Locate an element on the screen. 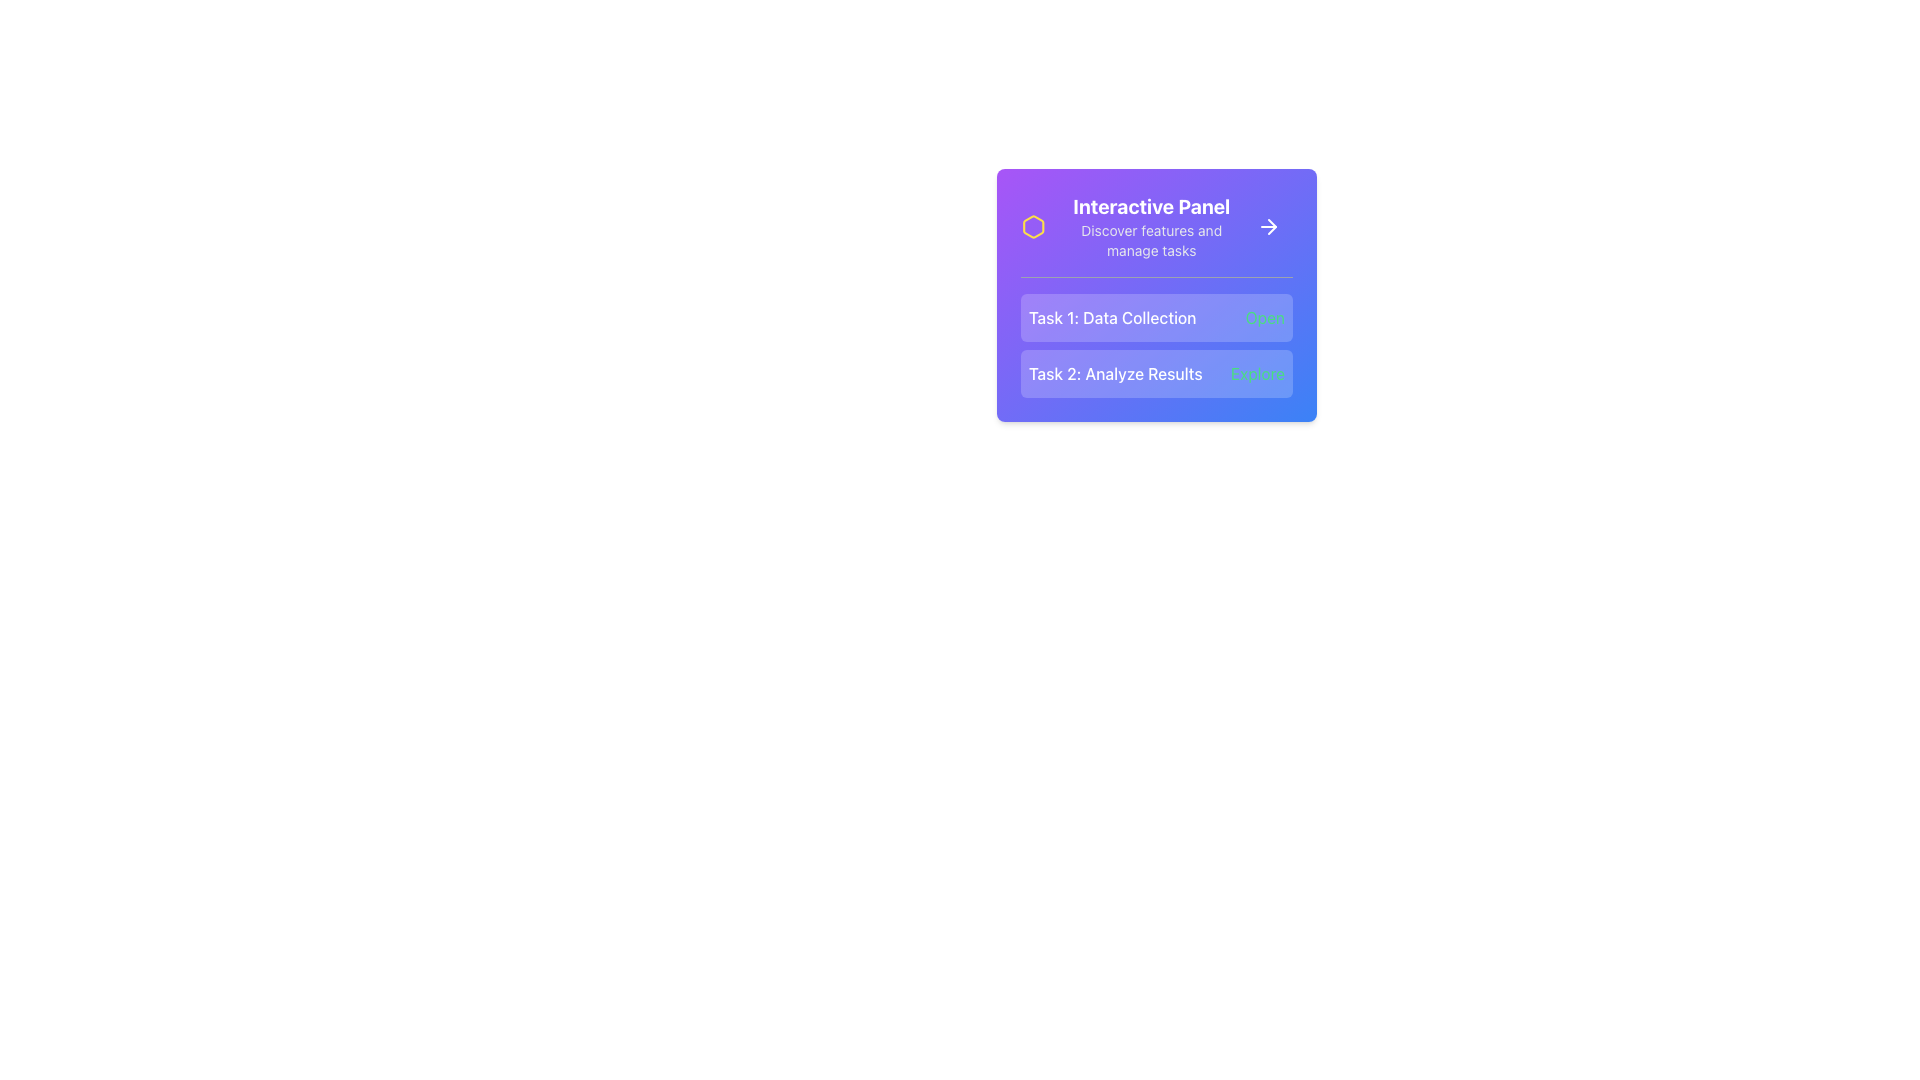  the decorative icon located in the upper left corner of the 'Interactive Panel' card, which serves as a visual identifier for the panel is located at coordinates (1033, 226).